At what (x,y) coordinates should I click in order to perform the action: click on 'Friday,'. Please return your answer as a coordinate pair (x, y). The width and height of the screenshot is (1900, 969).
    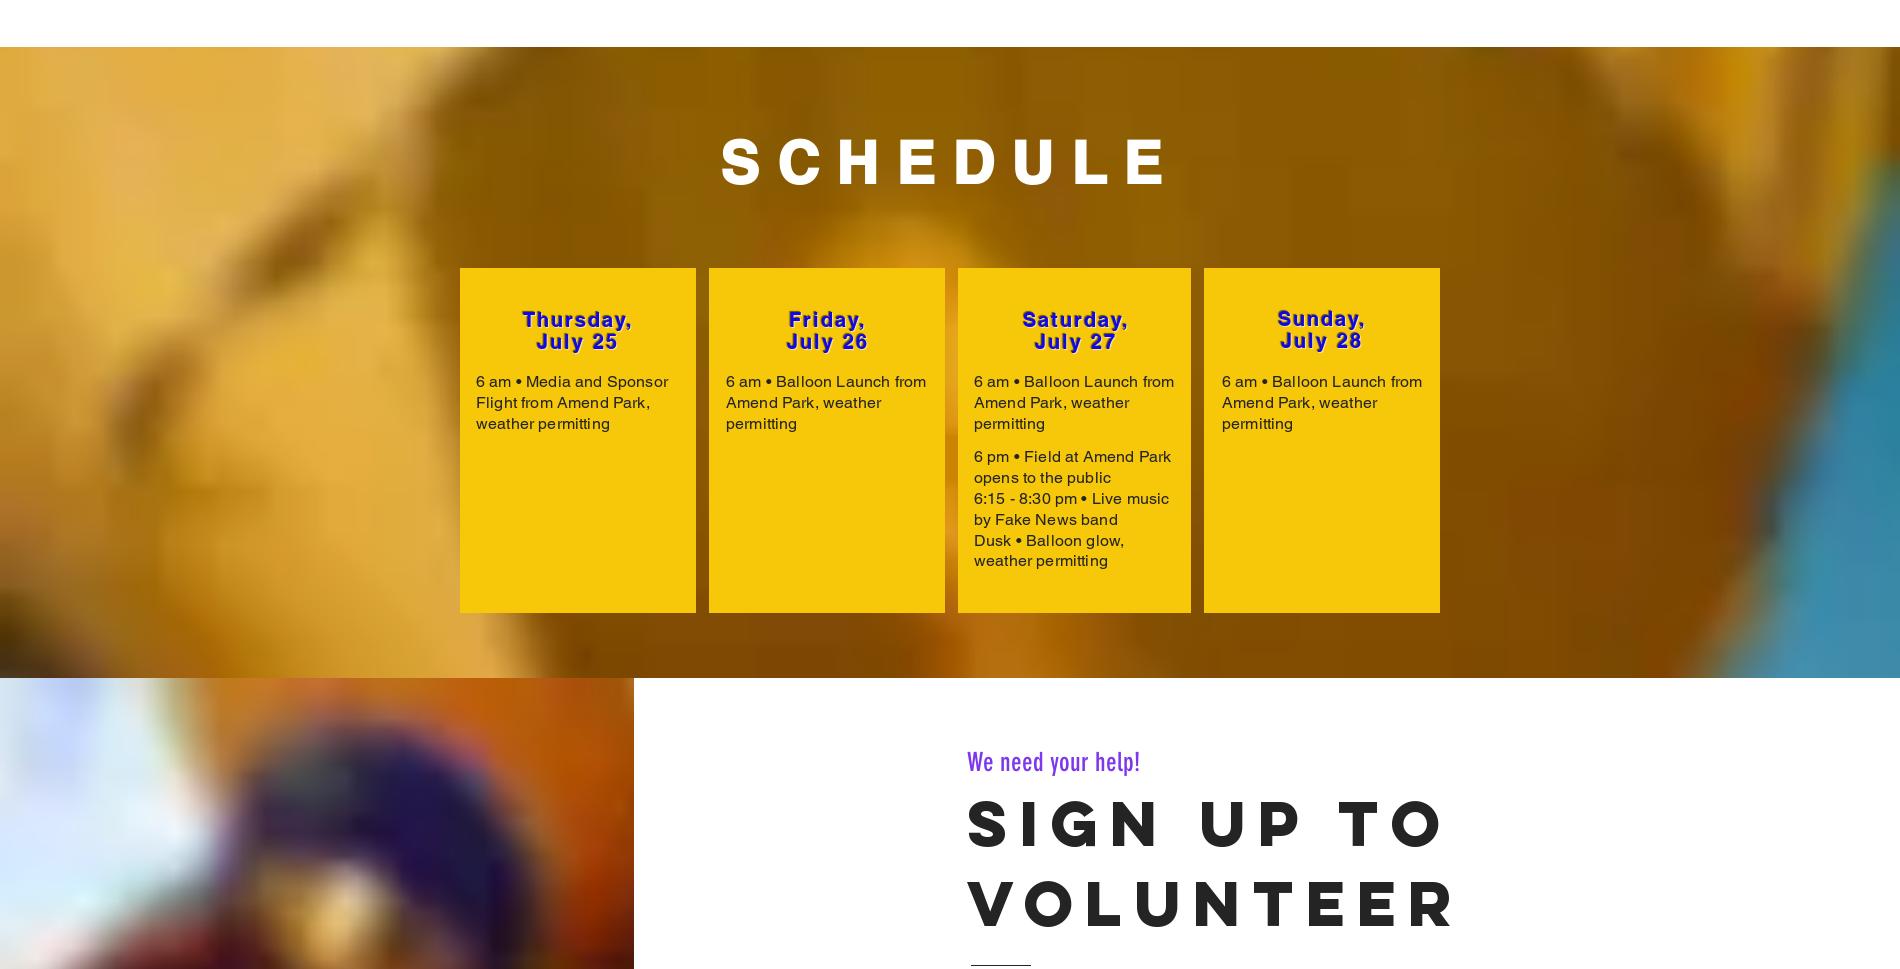
    Looking at the image, I should click on (827, 318).